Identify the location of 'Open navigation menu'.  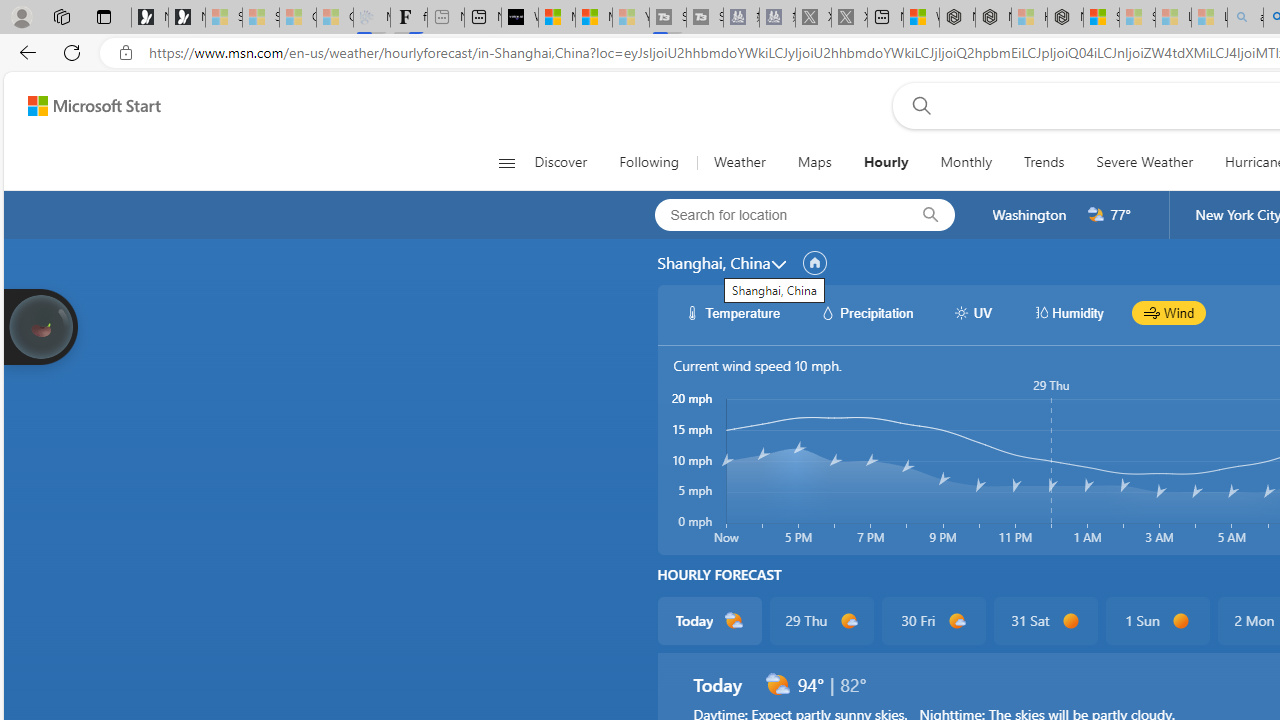
(506, 162).